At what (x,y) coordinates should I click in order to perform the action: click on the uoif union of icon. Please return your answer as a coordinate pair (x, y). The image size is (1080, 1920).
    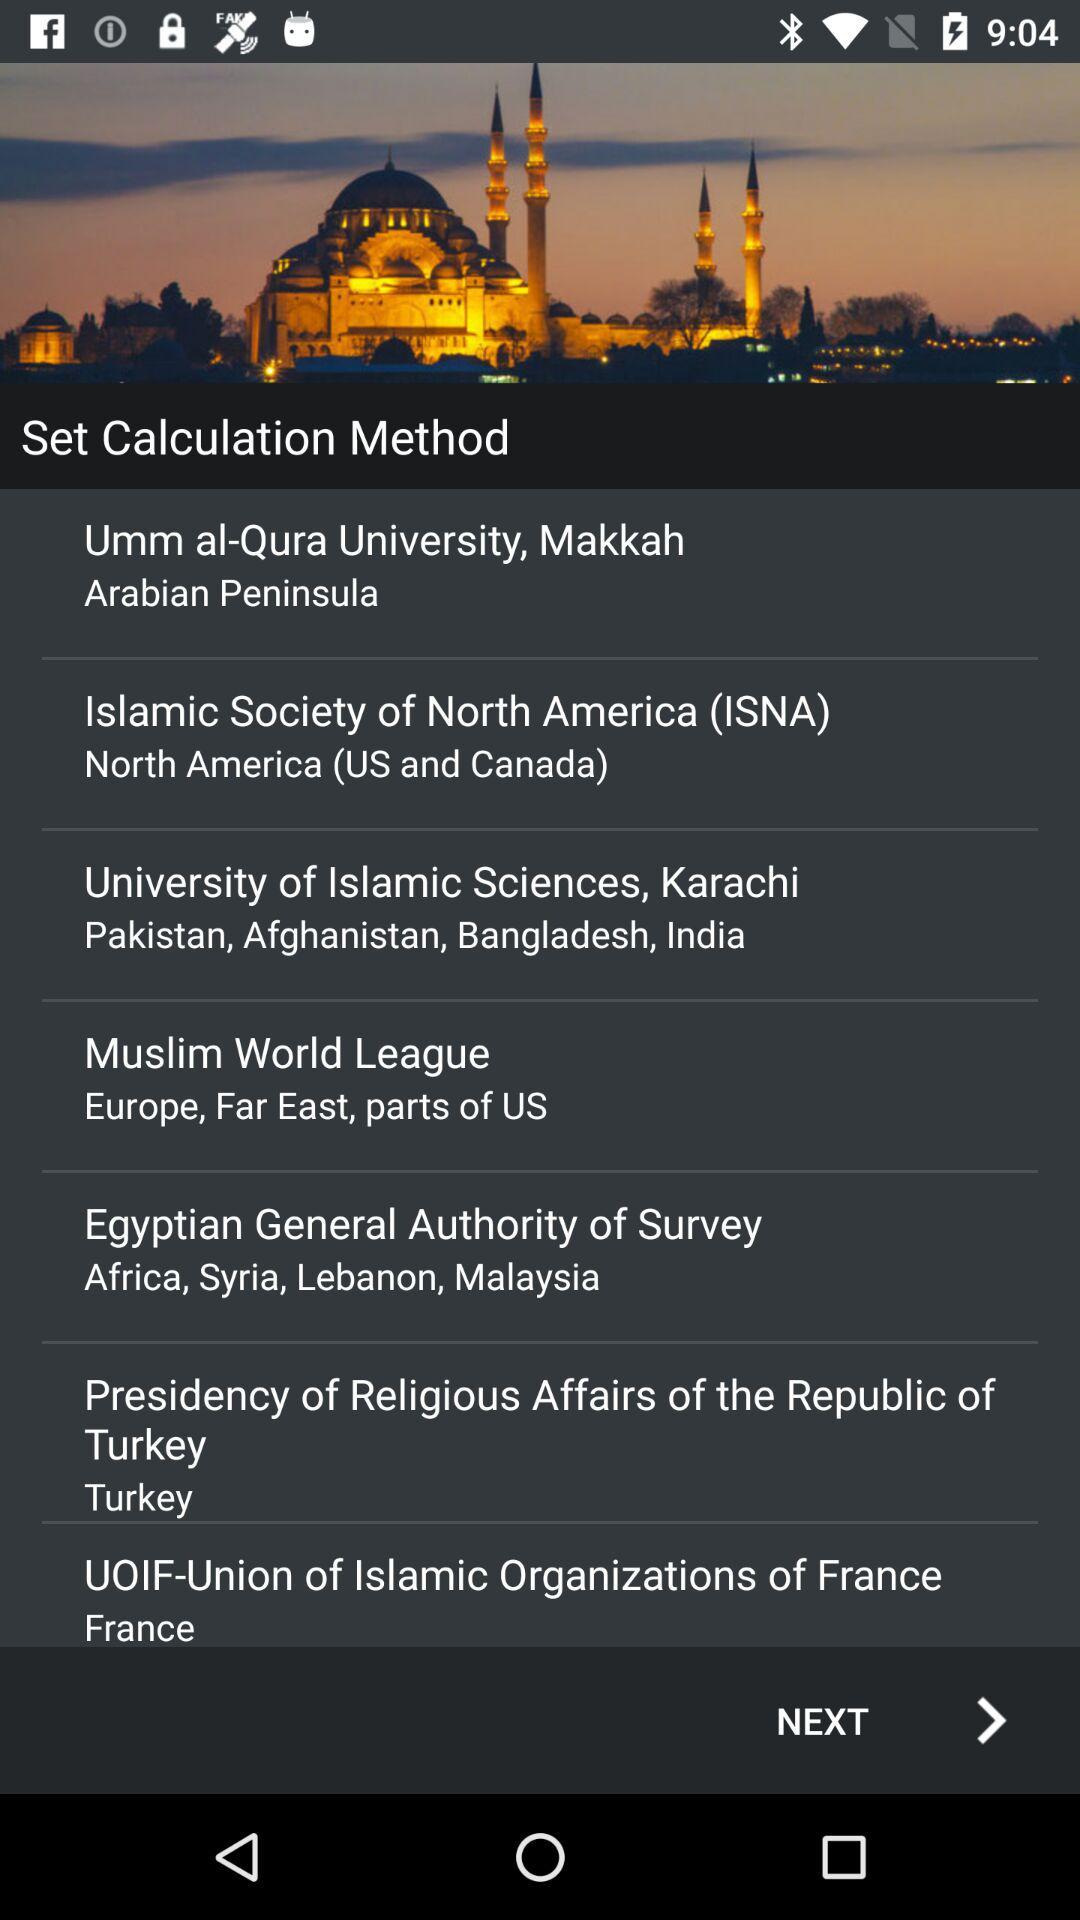
    Looking at the image, I should click on (540, 1572).